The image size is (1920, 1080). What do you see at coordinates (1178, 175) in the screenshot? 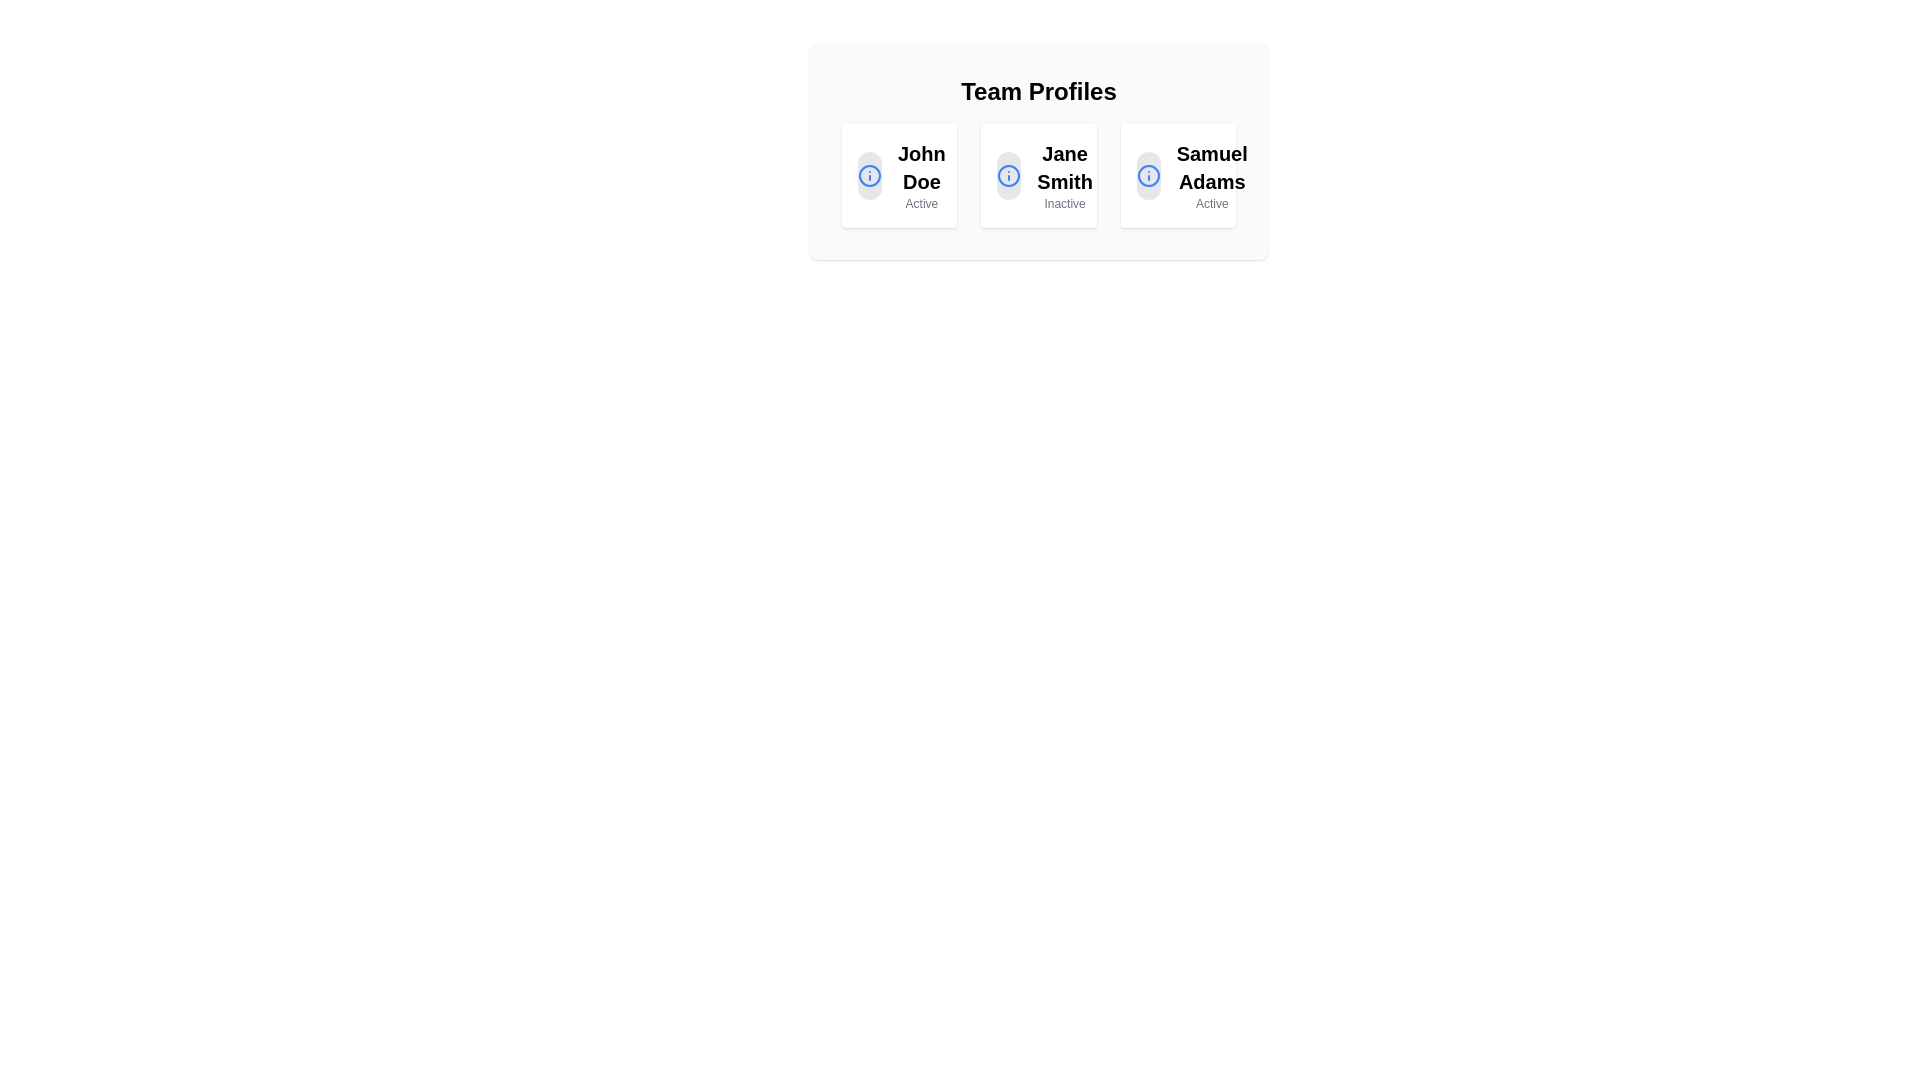
I see `the Profile card representing 'Samuel Adams'` at bounding box center [1178, 175].